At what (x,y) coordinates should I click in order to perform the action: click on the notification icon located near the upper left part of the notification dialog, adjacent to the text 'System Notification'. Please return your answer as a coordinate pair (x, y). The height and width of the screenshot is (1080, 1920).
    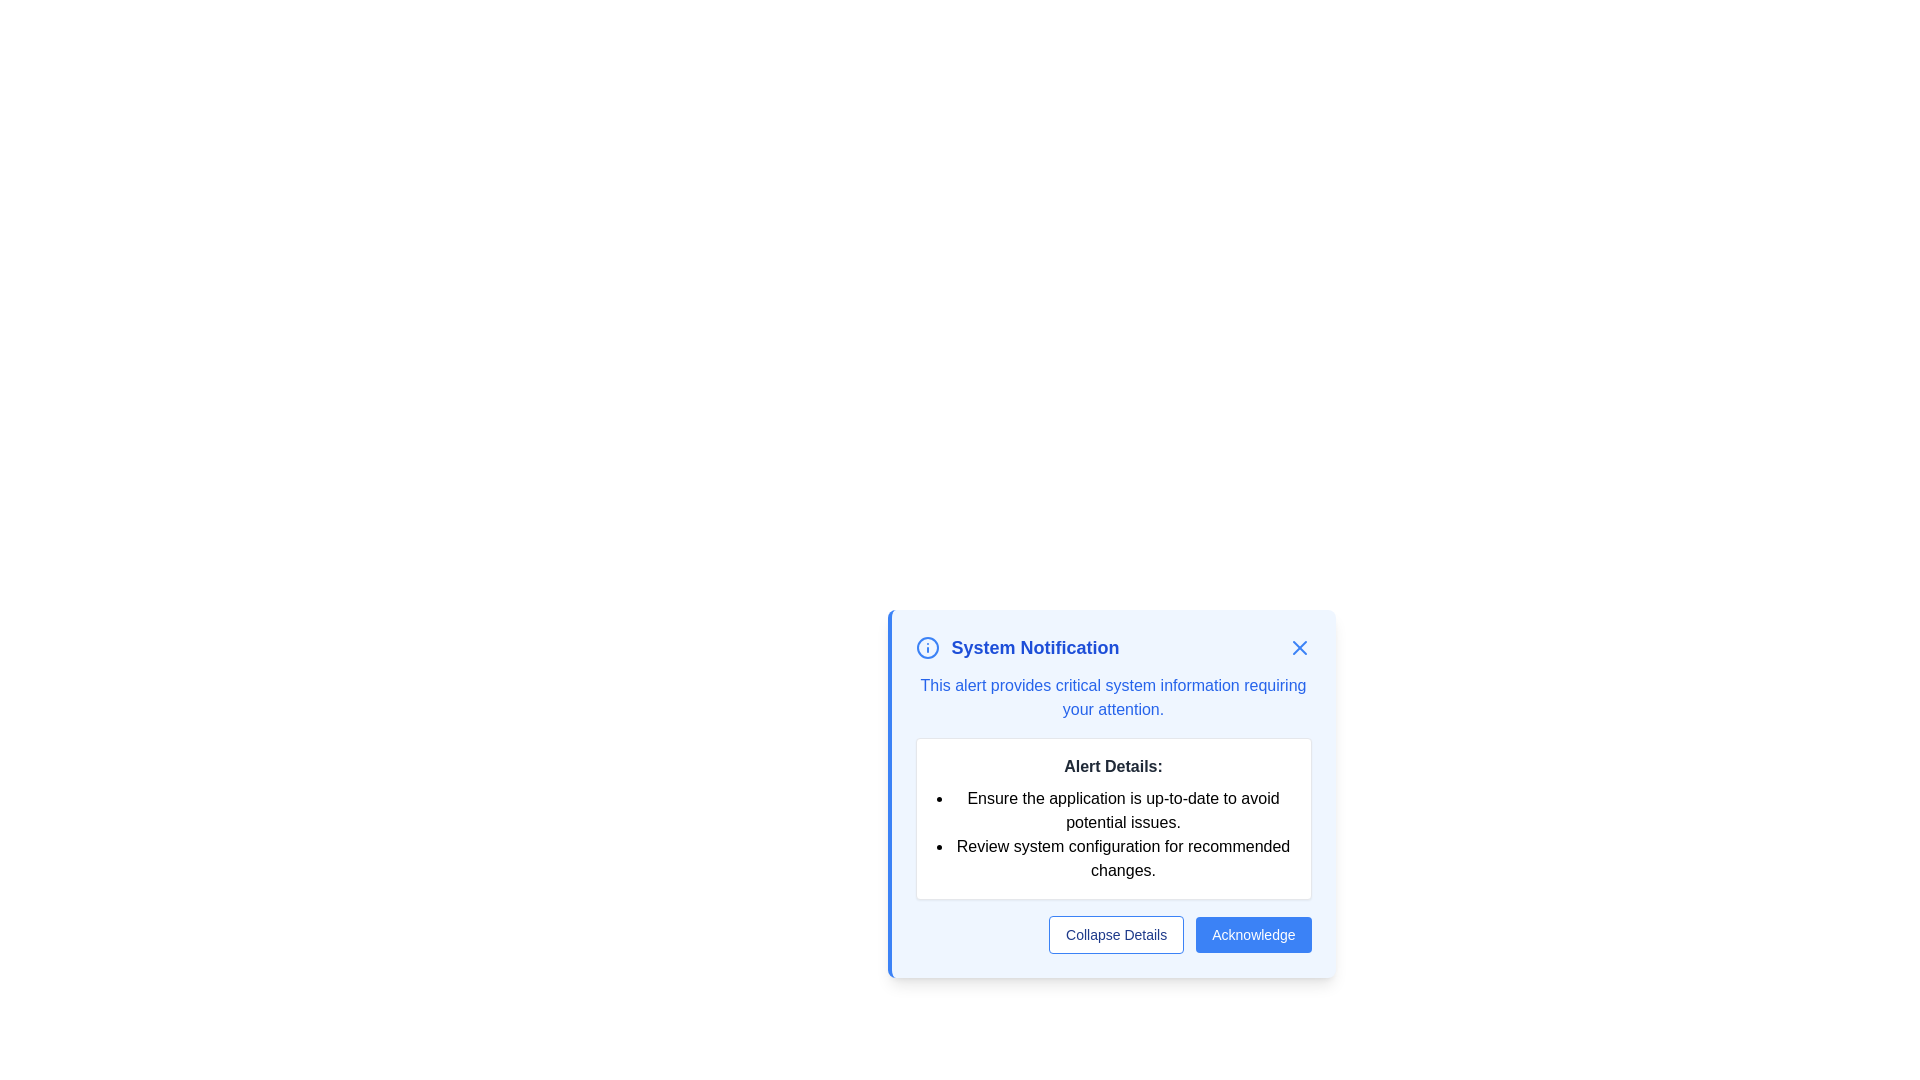
    Looking at the image, I should click on (926, 648).